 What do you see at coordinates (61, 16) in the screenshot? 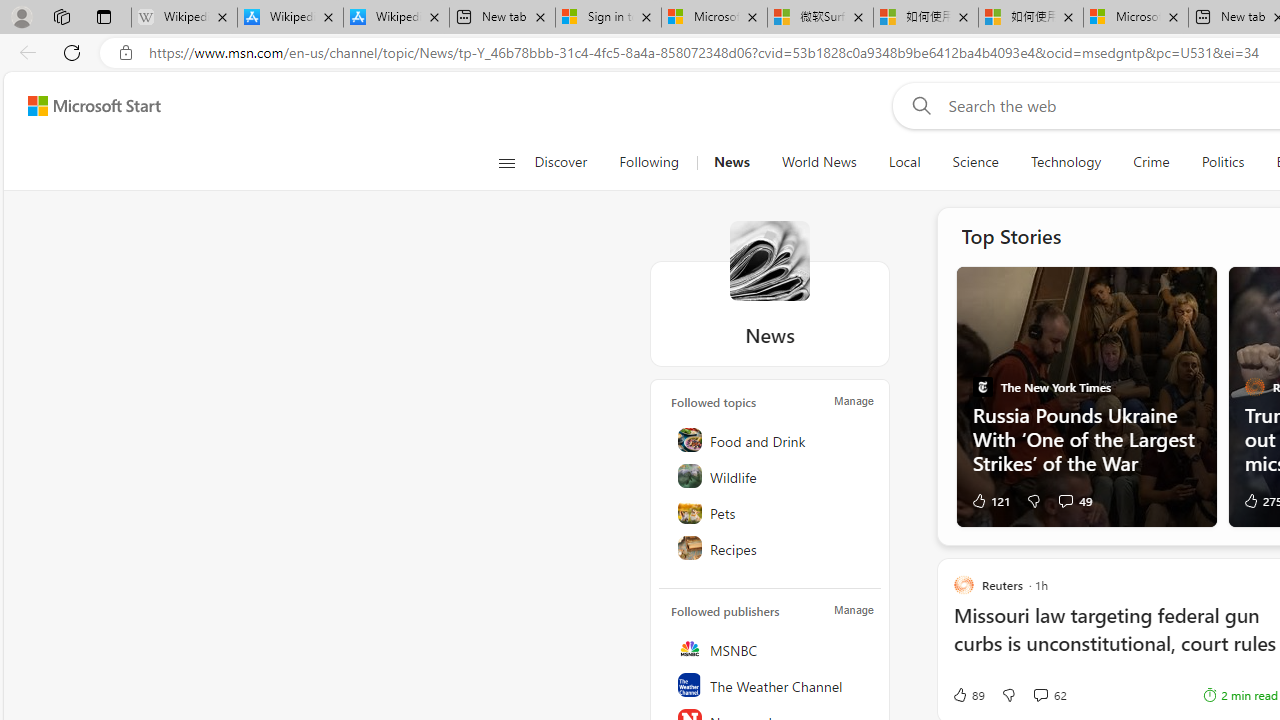
I see `'Workspaces'` at bounding box center [61, 16].